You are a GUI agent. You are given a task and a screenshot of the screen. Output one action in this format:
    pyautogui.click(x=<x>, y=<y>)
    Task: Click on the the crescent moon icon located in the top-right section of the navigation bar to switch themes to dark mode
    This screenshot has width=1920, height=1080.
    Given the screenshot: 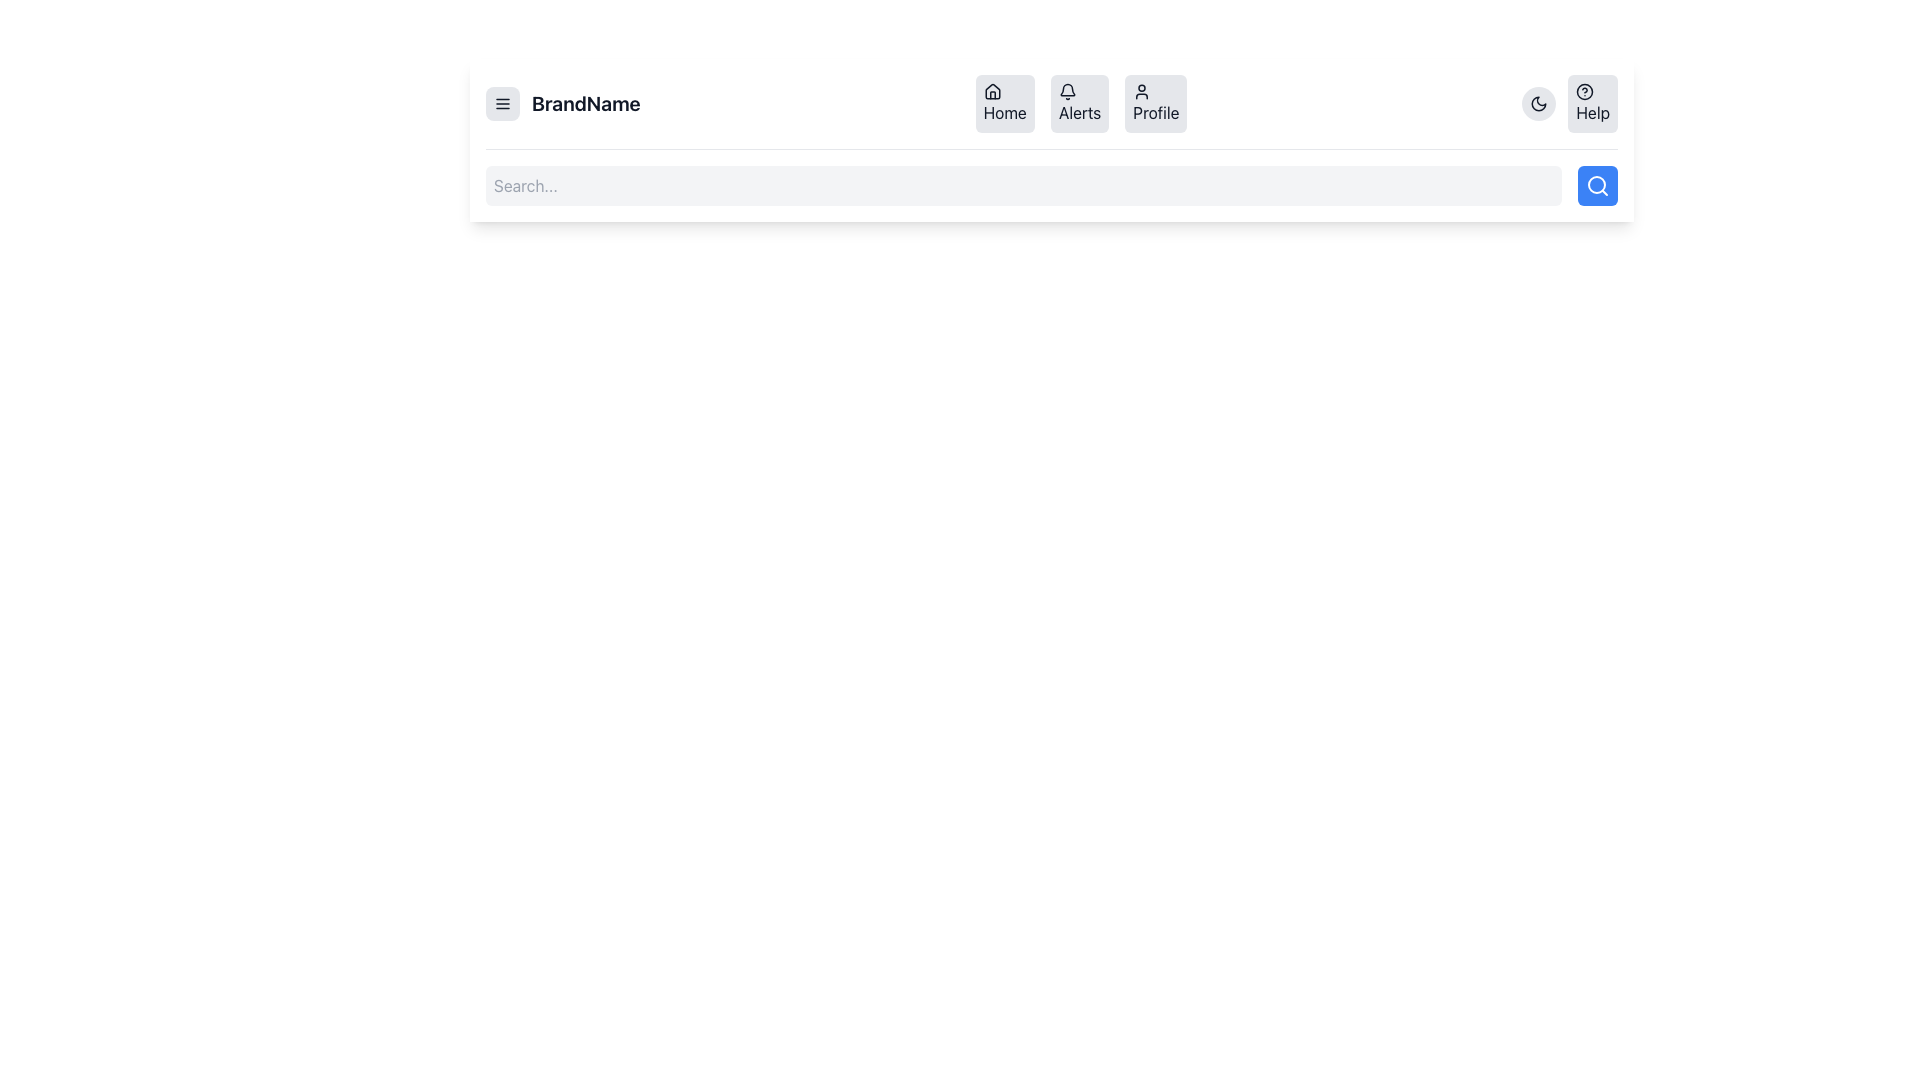 What is the action you would take?
    pyautogui.click(x=1538, y=104)
    